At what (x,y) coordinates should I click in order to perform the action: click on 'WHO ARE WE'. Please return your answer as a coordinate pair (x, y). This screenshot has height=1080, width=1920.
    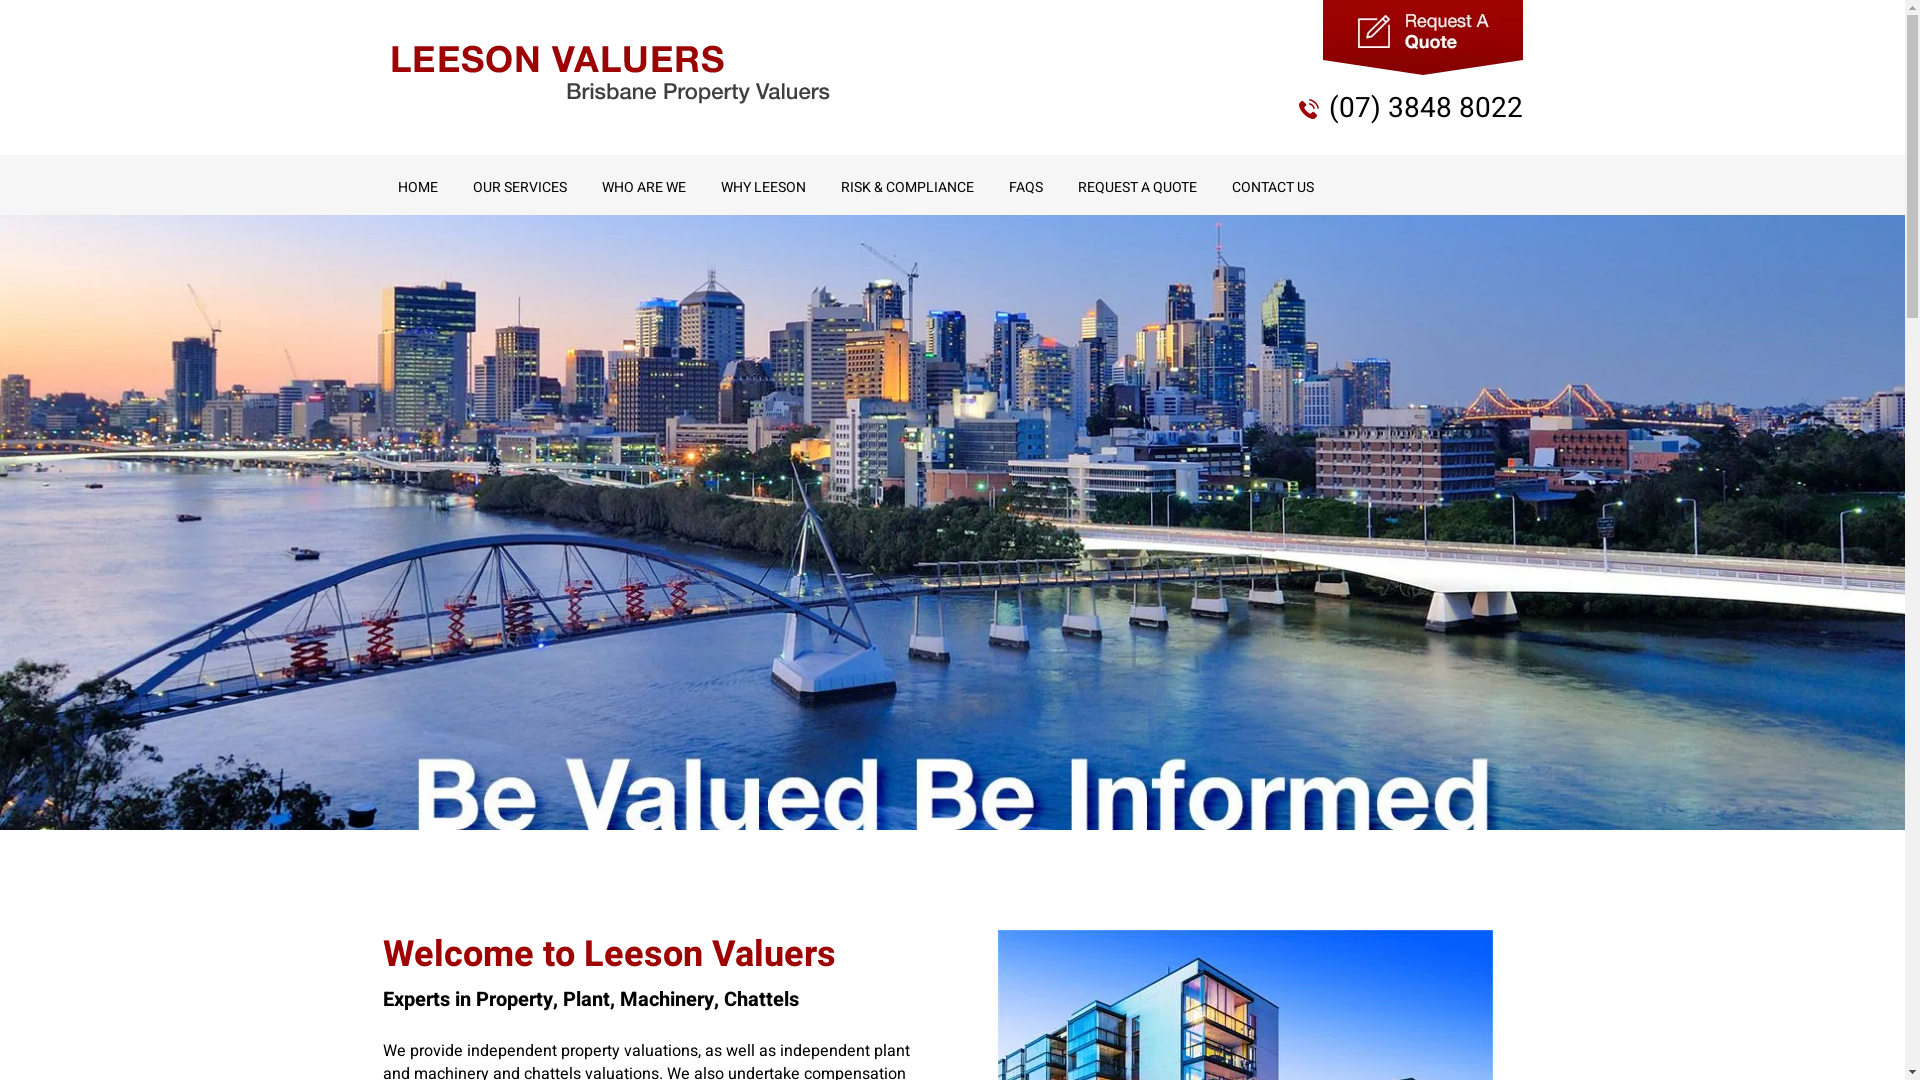
    Looking at the image, I should click on (643, 187).